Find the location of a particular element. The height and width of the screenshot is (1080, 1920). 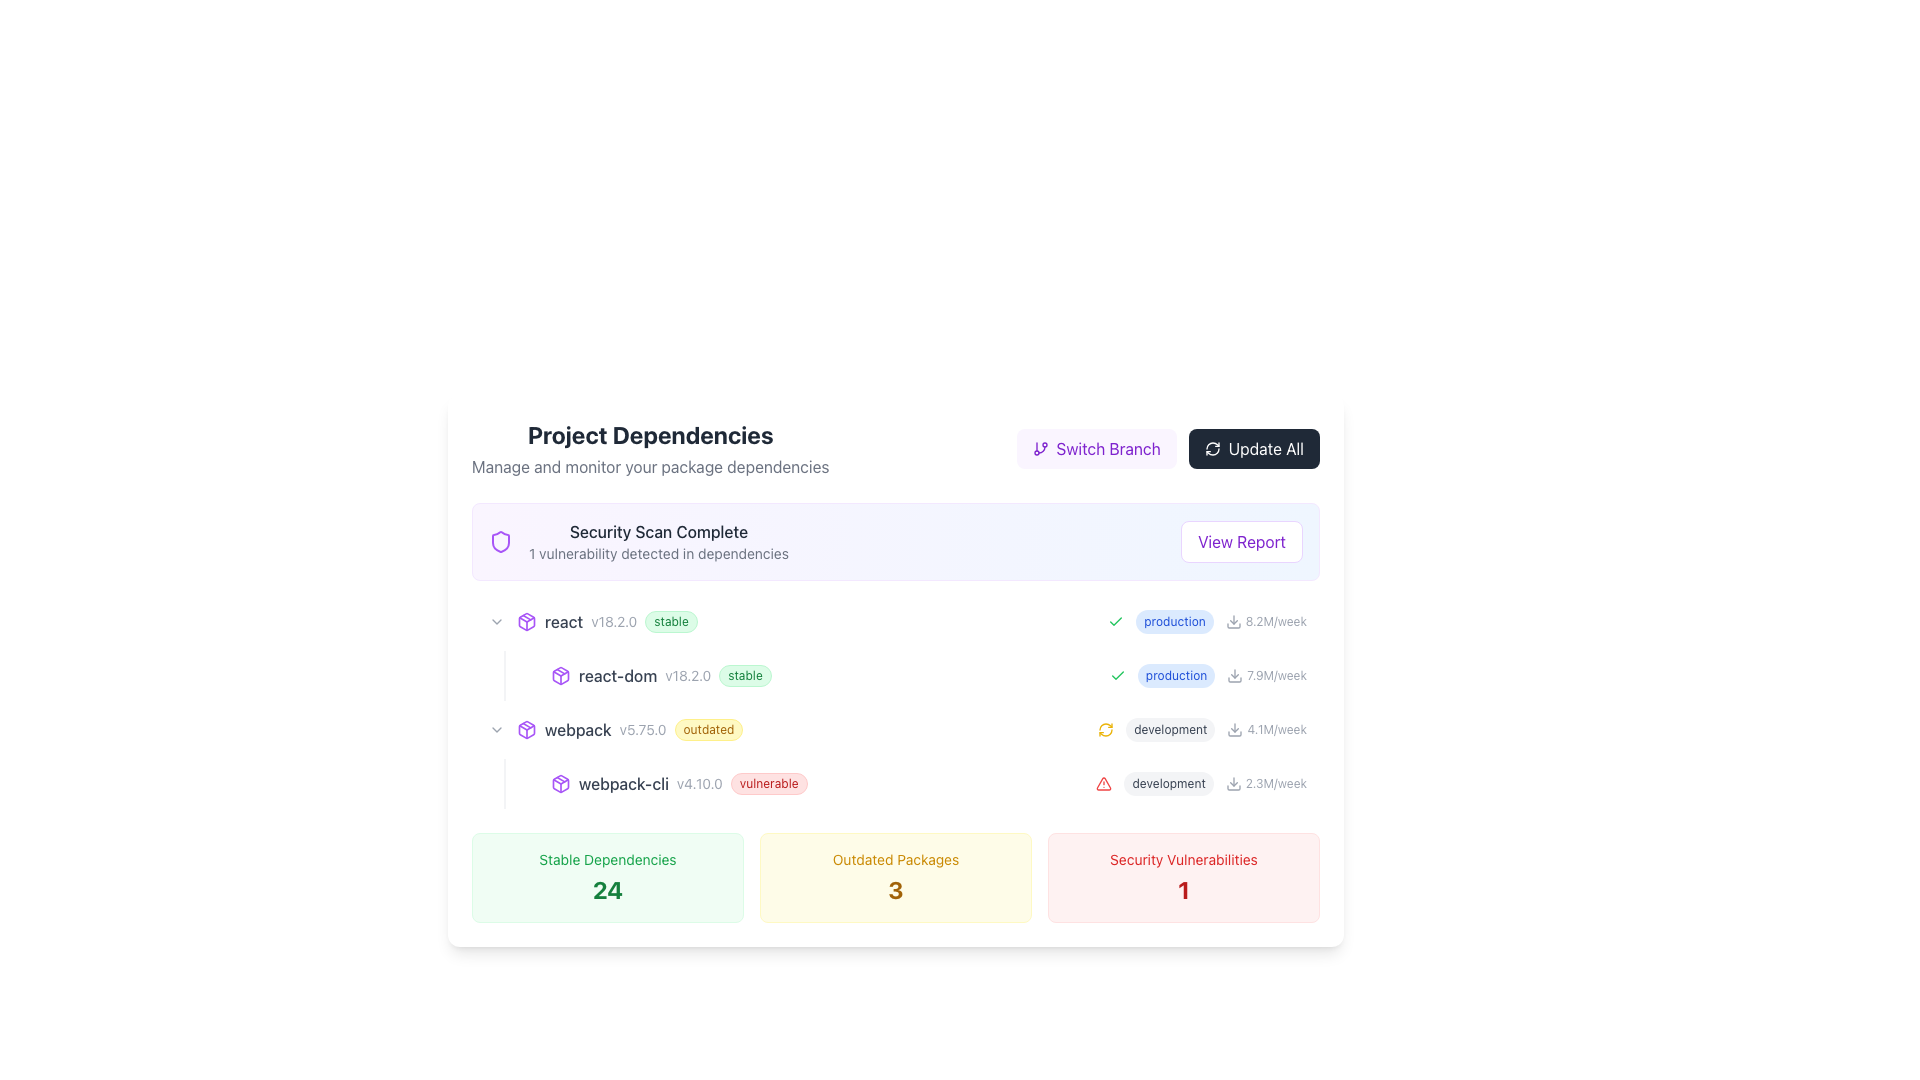

the label indicating the mode 'production' in the 'Project Dependencies' interface, which is part of the list item under 'react-dom v18.2.0 stable' is located at coordinates (1176, 675).